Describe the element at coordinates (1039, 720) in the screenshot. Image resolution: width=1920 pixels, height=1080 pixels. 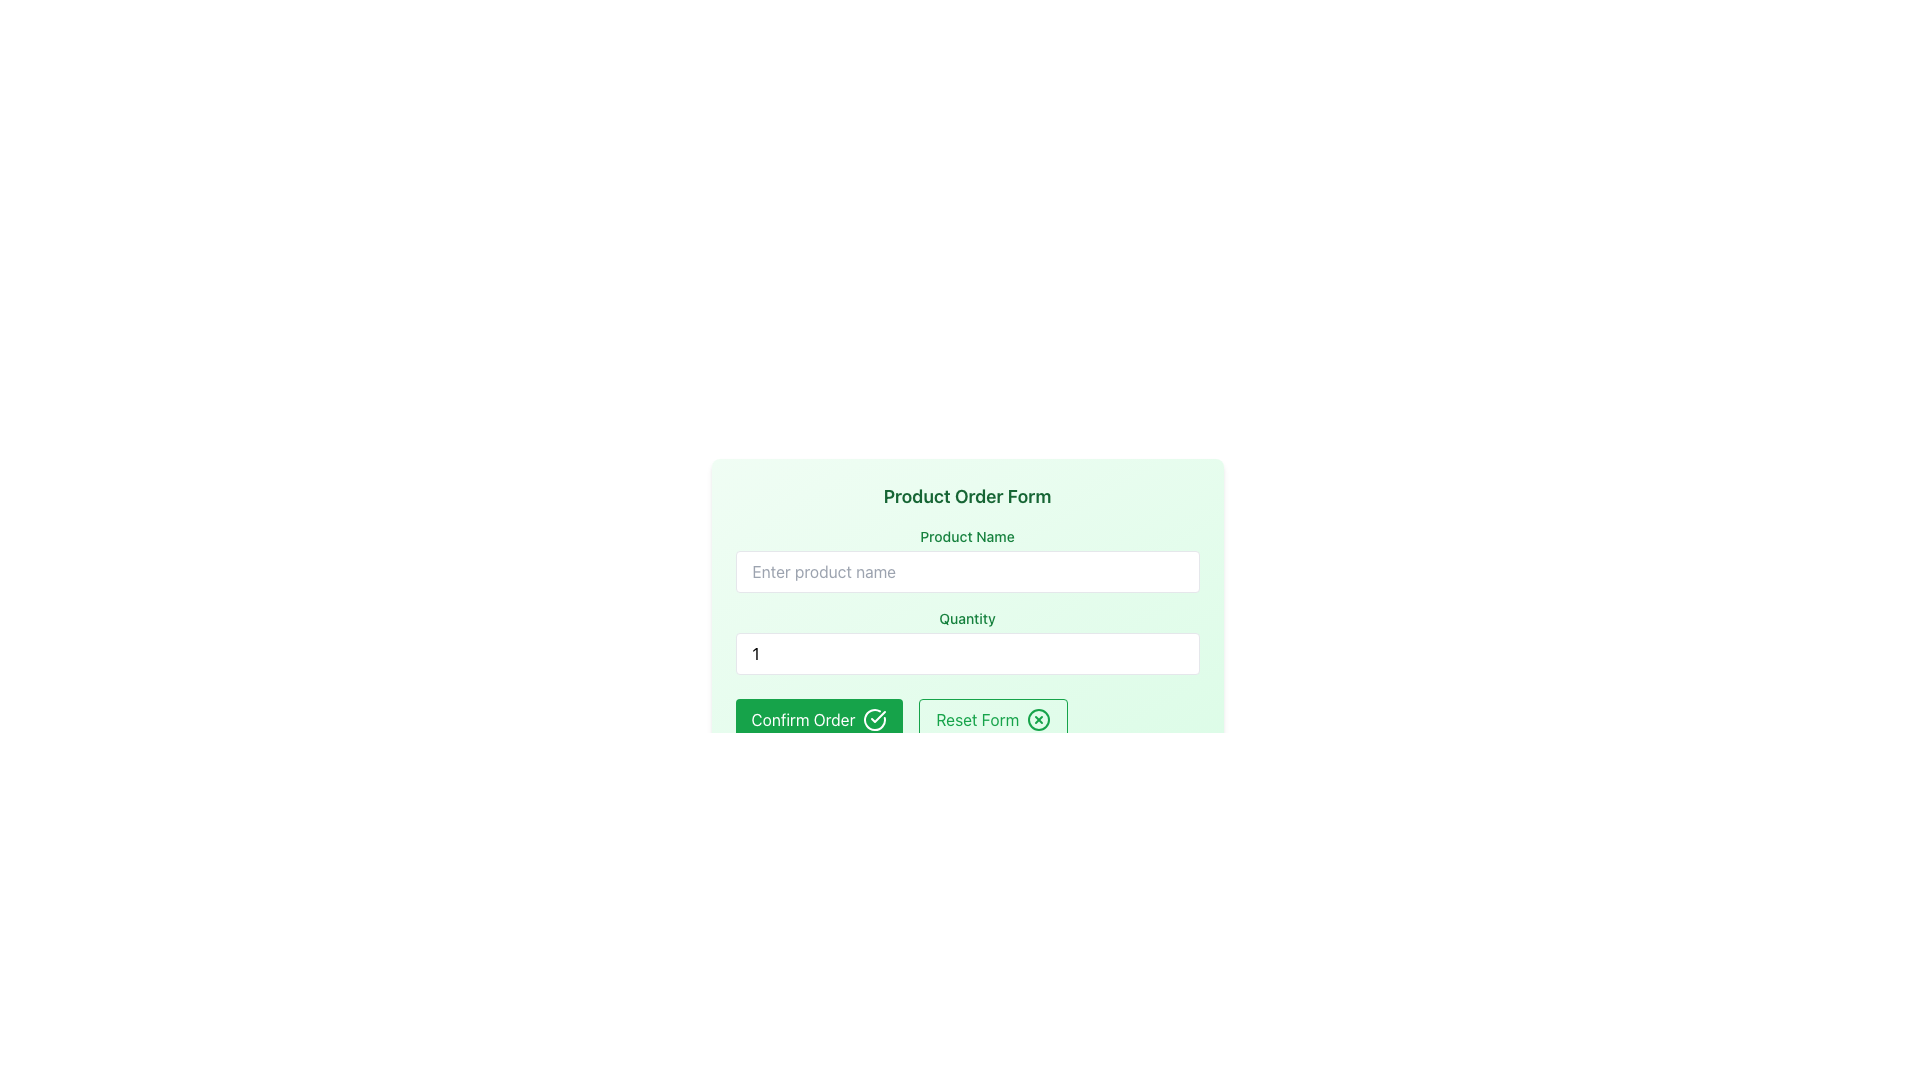
I see `the green circular border of the cancelation symbol located centrally within the 'Reset Form' button` at that location.